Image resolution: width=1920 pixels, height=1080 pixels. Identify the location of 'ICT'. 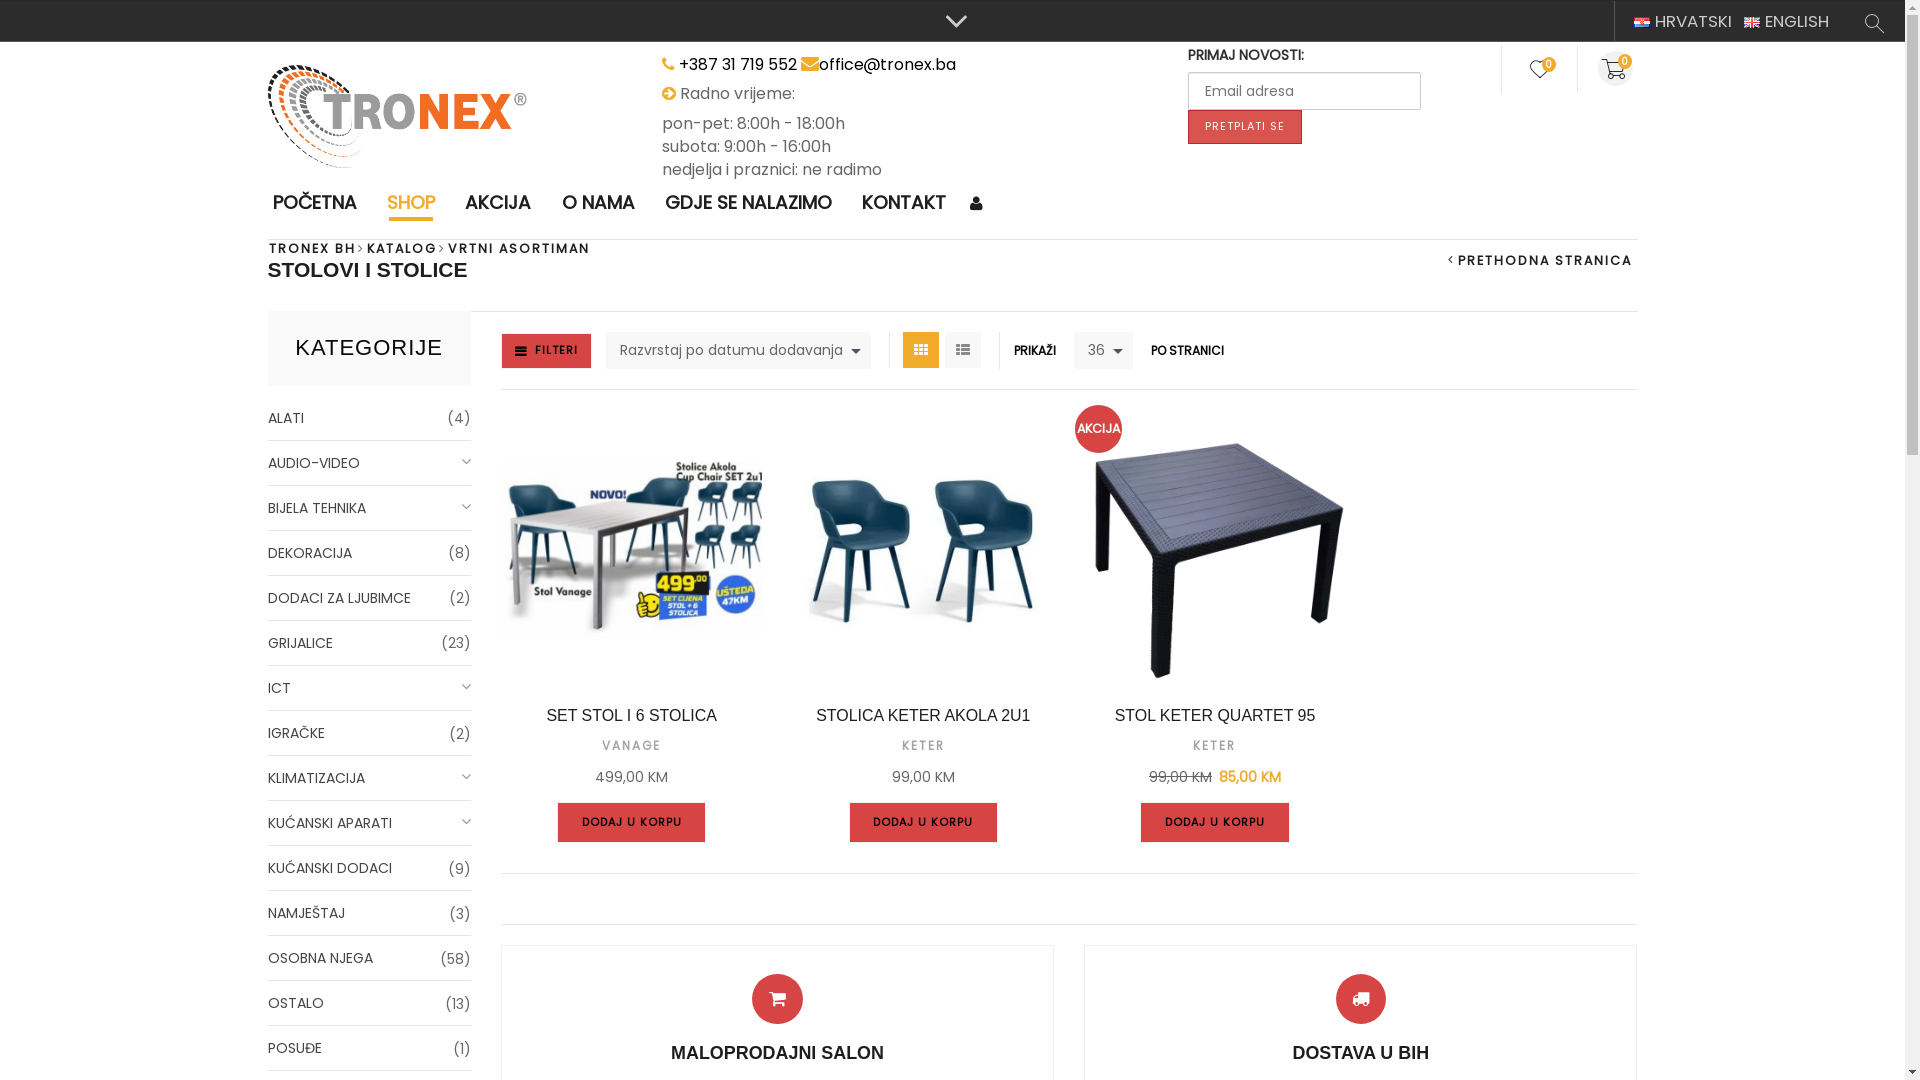
(369, 687).